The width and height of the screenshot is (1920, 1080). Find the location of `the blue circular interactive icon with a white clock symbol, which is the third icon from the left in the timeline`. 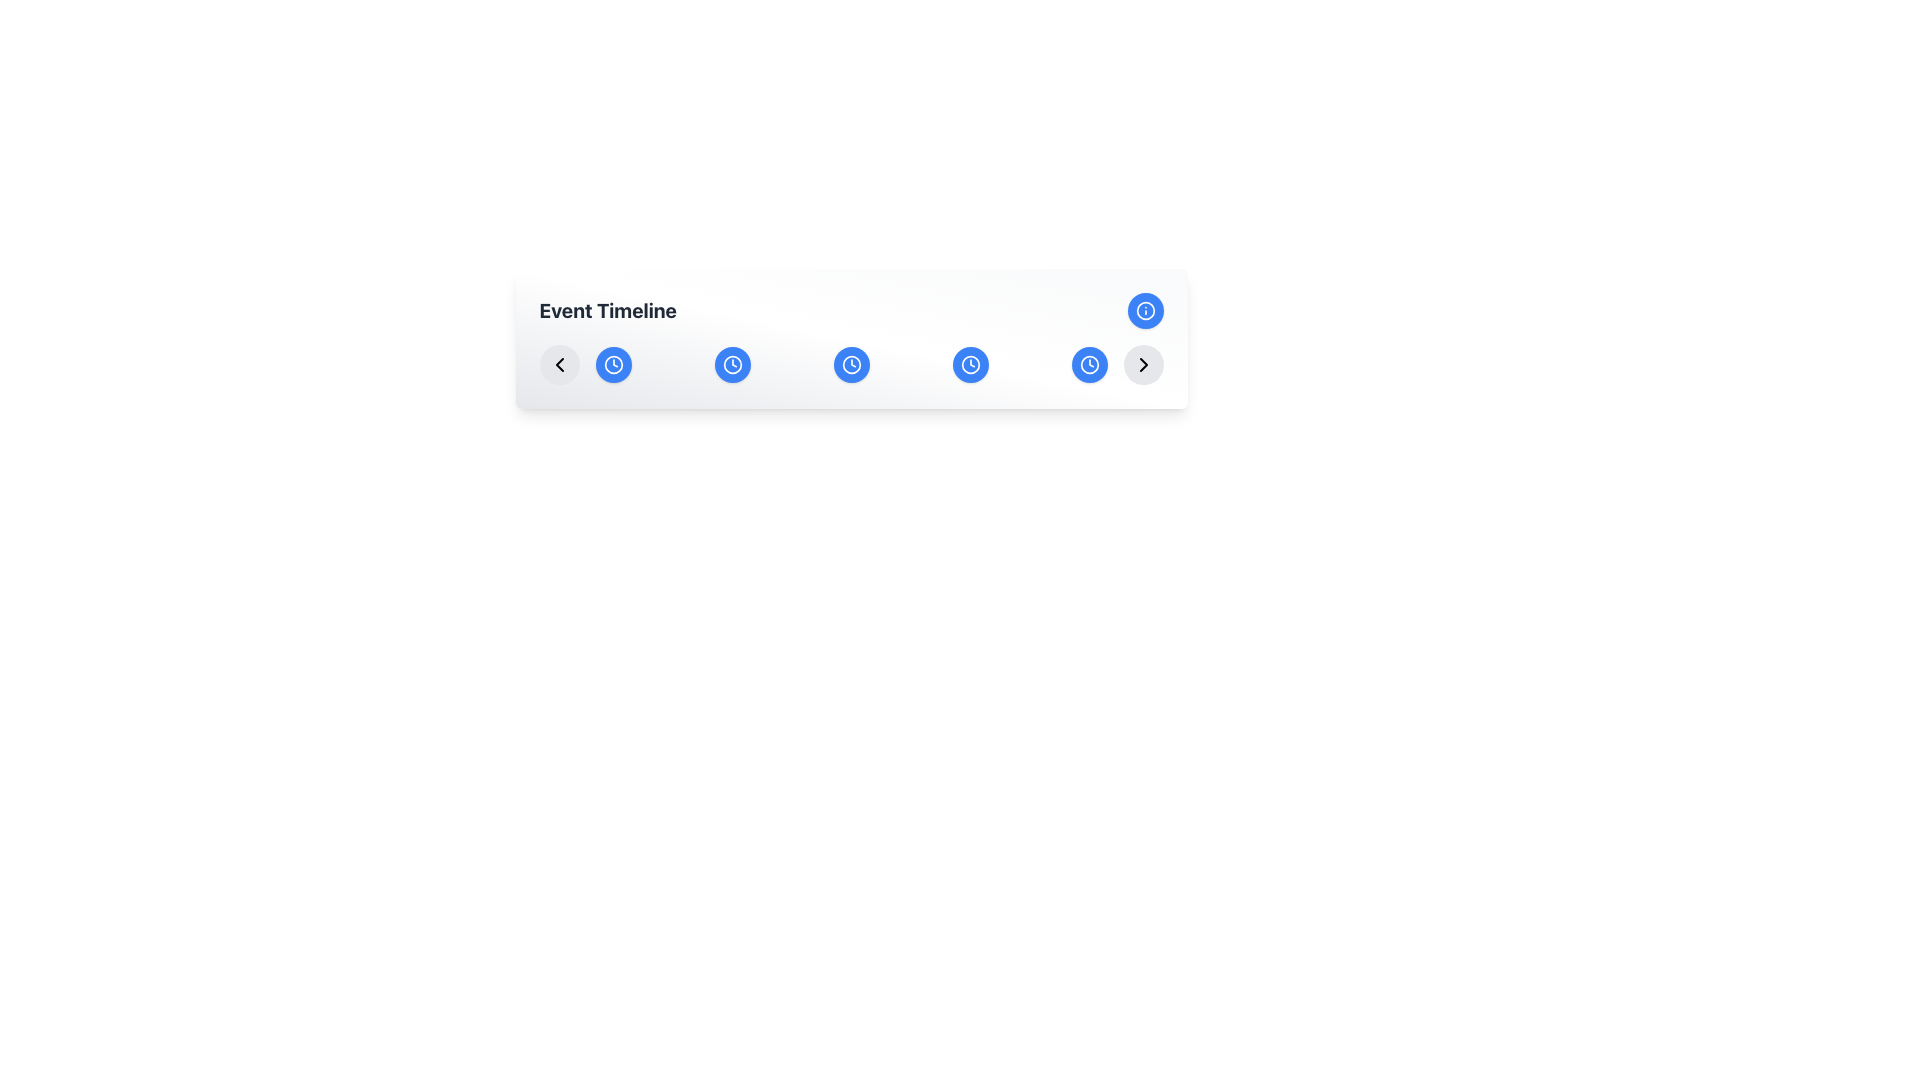

the blue circular interactive icon with a white clock symbol, which is the third icon from the left in the timeline is located at coordinates (851, 365).